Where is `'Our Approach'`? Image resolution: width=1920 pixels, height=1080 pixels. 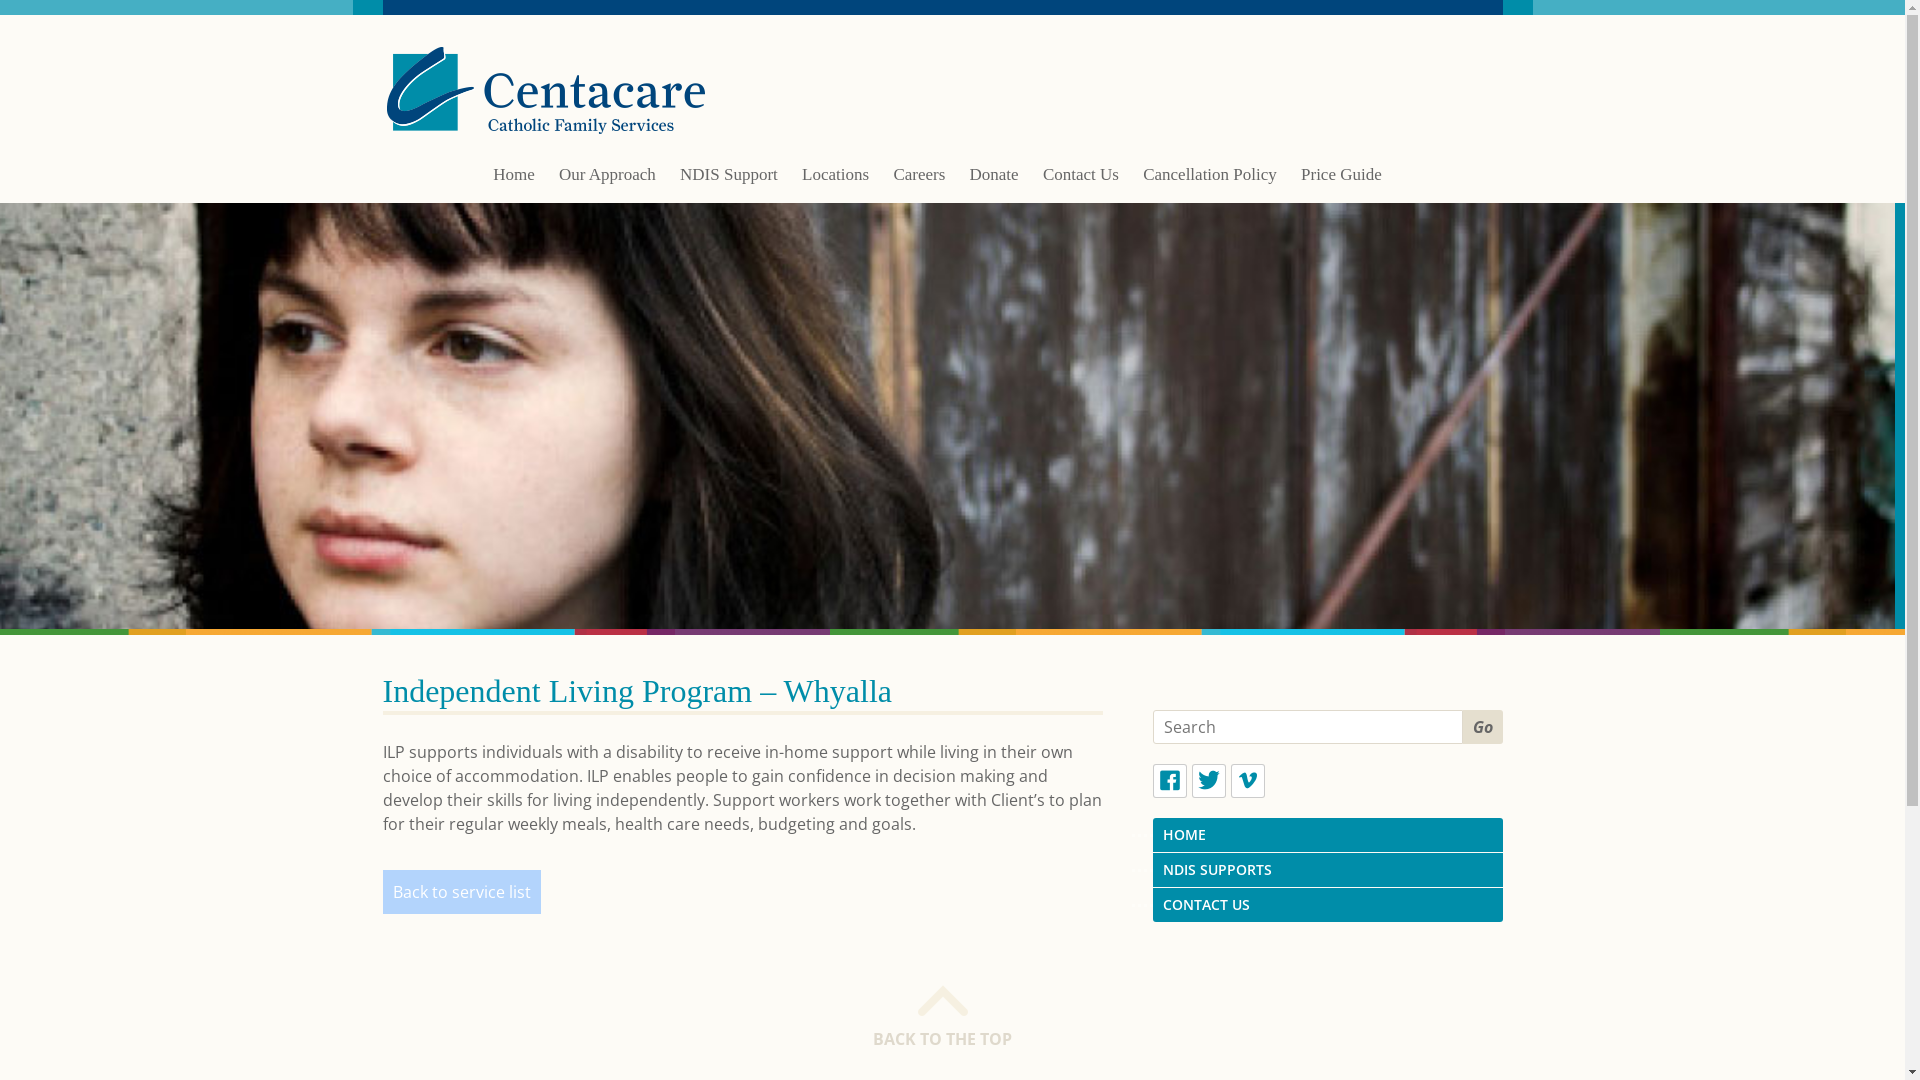
'Our Approach' is located at coordinates (606, 184).